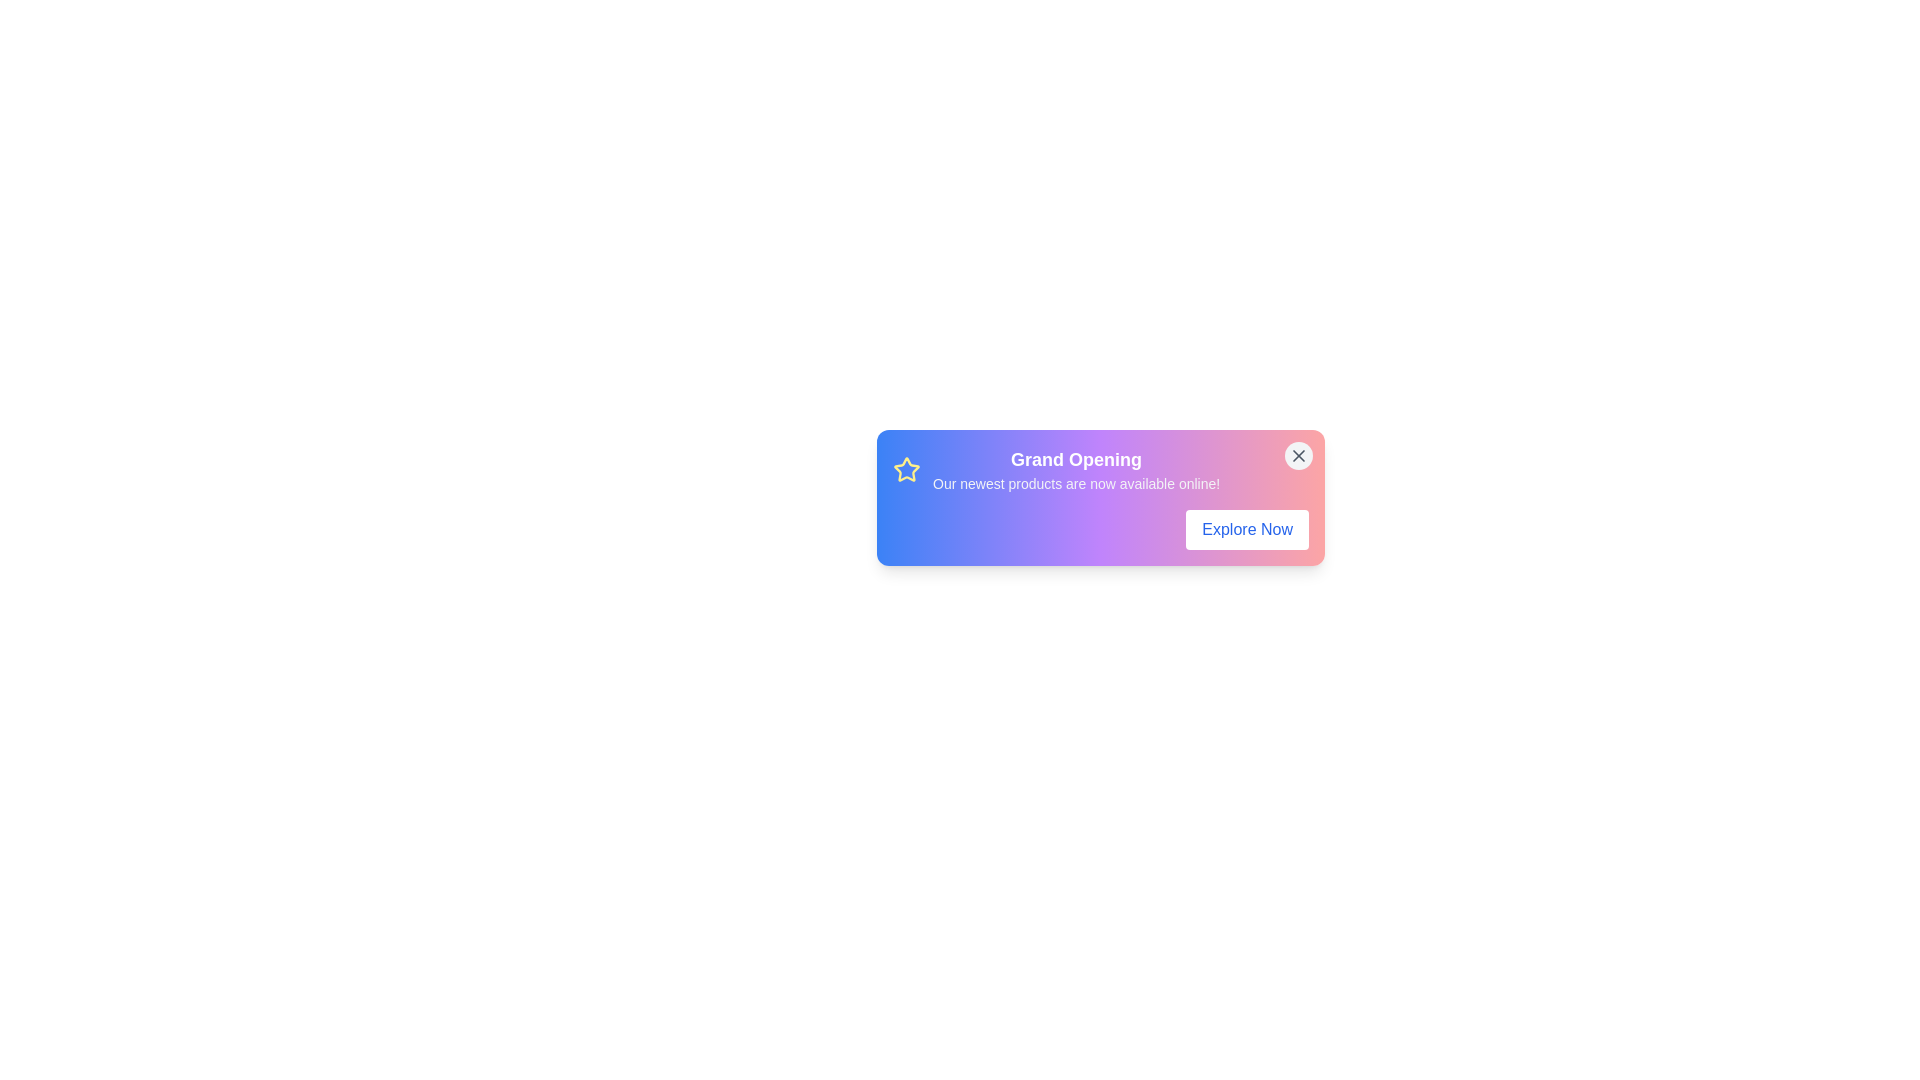  Describe the element at coordinates (1299, 455) in the screenshot. I see `the distinct circular button with a light gray background and a dark gray 'X' icon located at the top right corner of the message dialog` at that location.